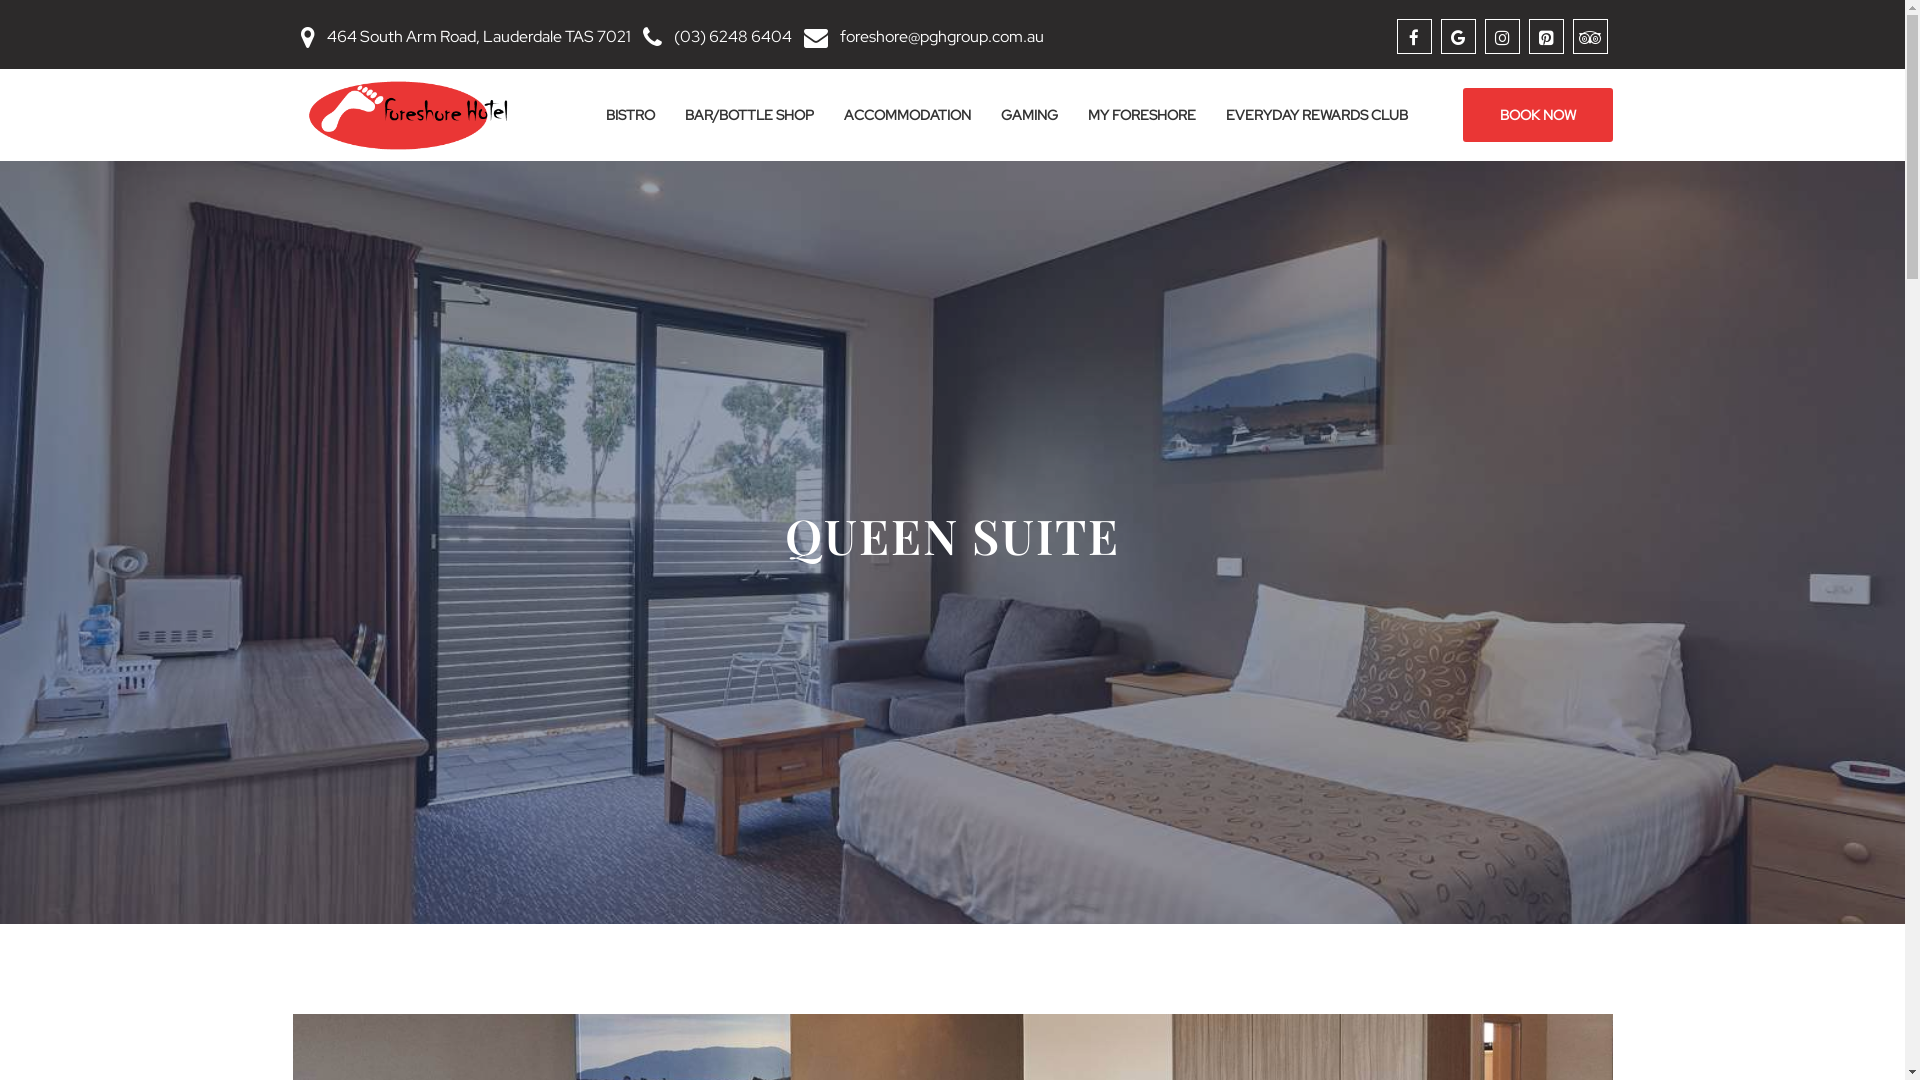 The width and height of the screenshot is (1920, 1080). Describe the element at coordinates (1535, 115) in the screenshot. I see `'BOOK NOW'` at that location.